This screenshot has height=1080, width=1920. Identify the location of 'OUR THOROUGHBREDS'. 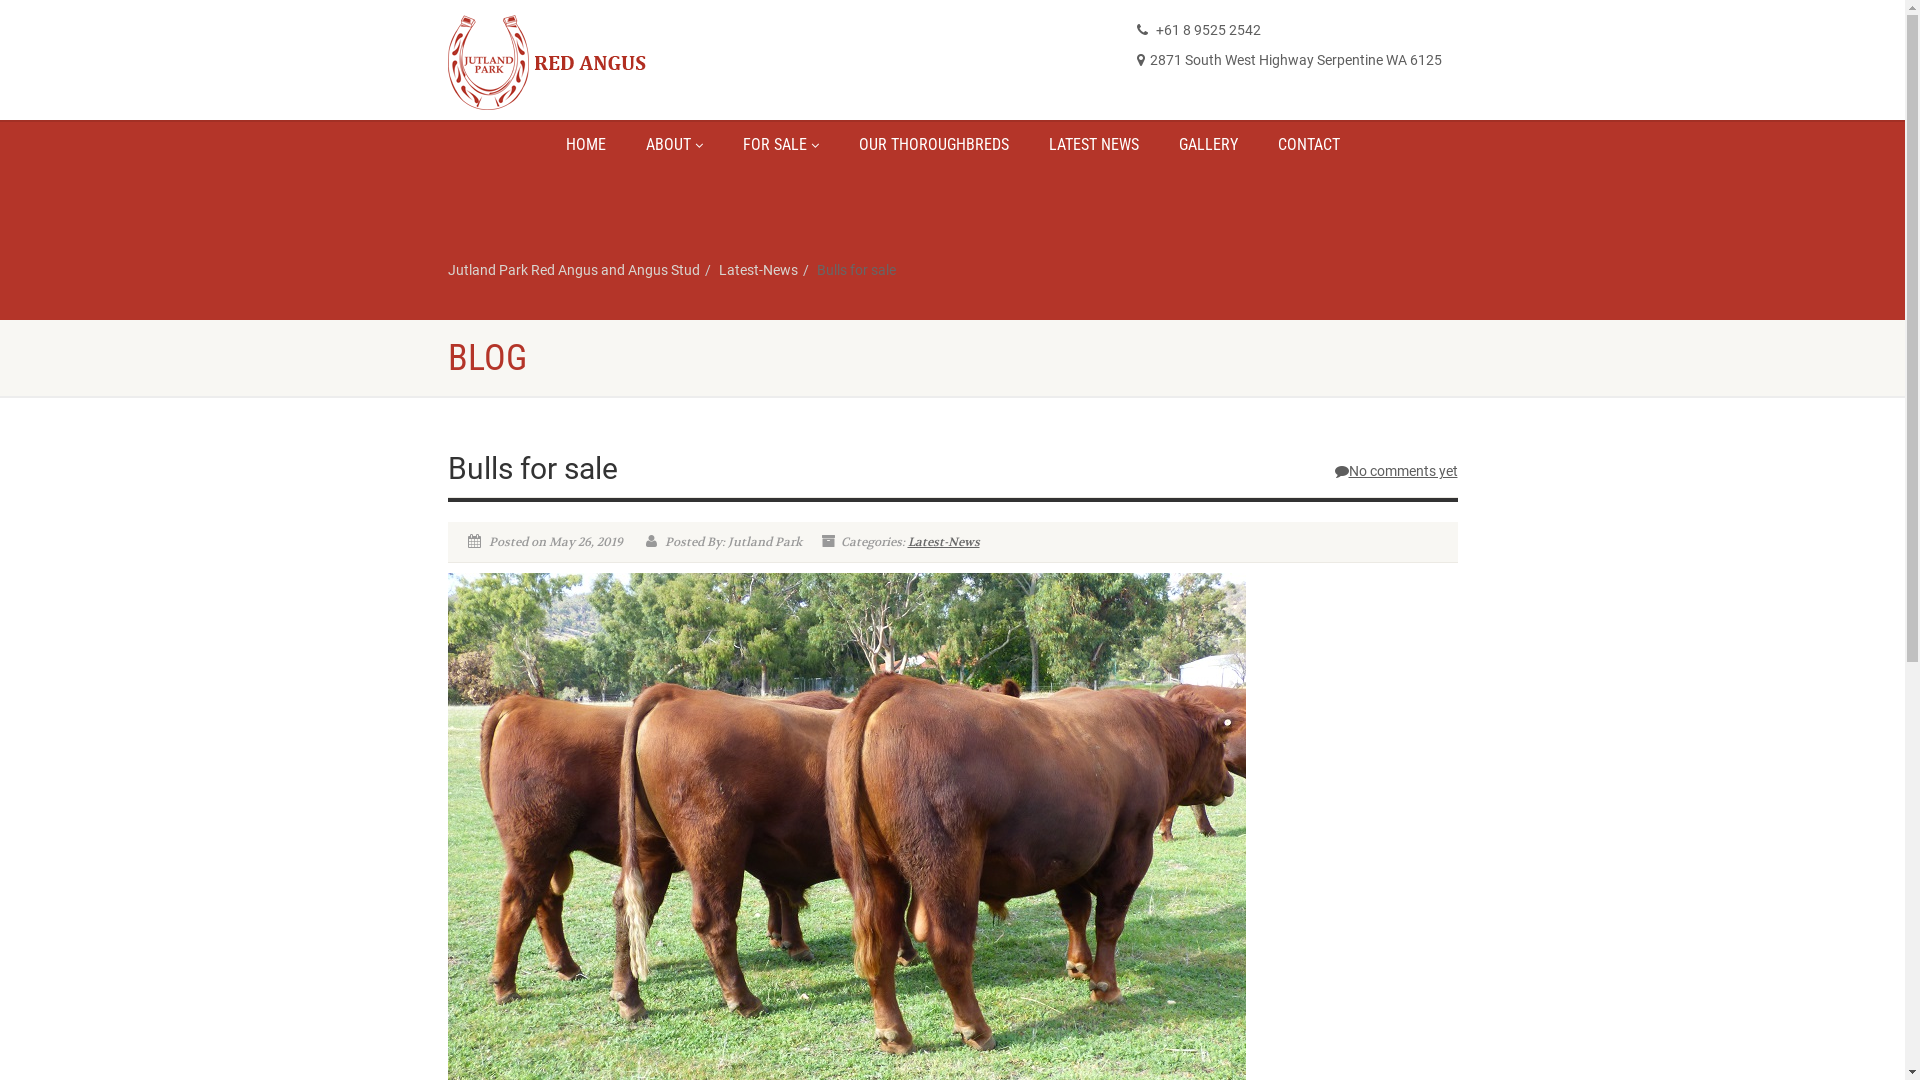
(931, 144).